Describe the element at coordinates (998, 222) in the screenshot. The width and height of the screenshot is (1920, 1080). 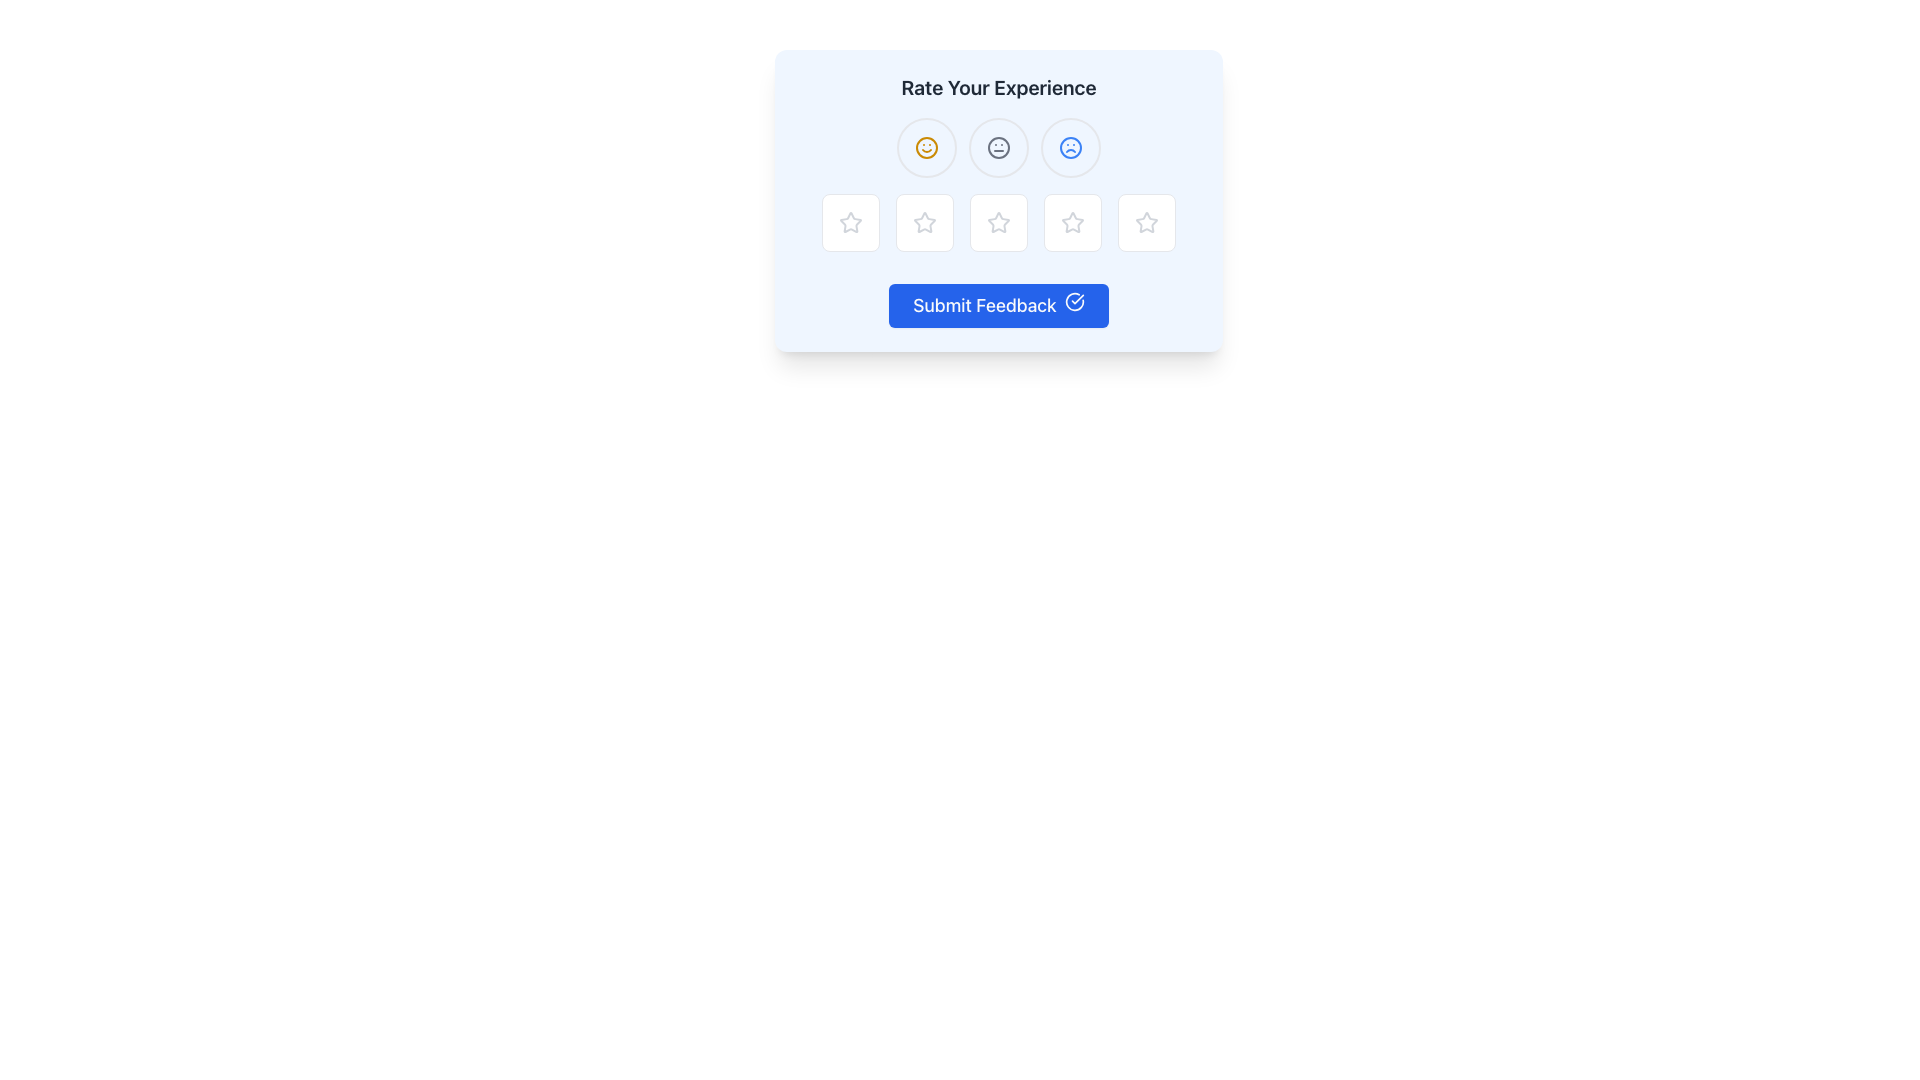
I see `the third star icon in the rating interface` at that location.